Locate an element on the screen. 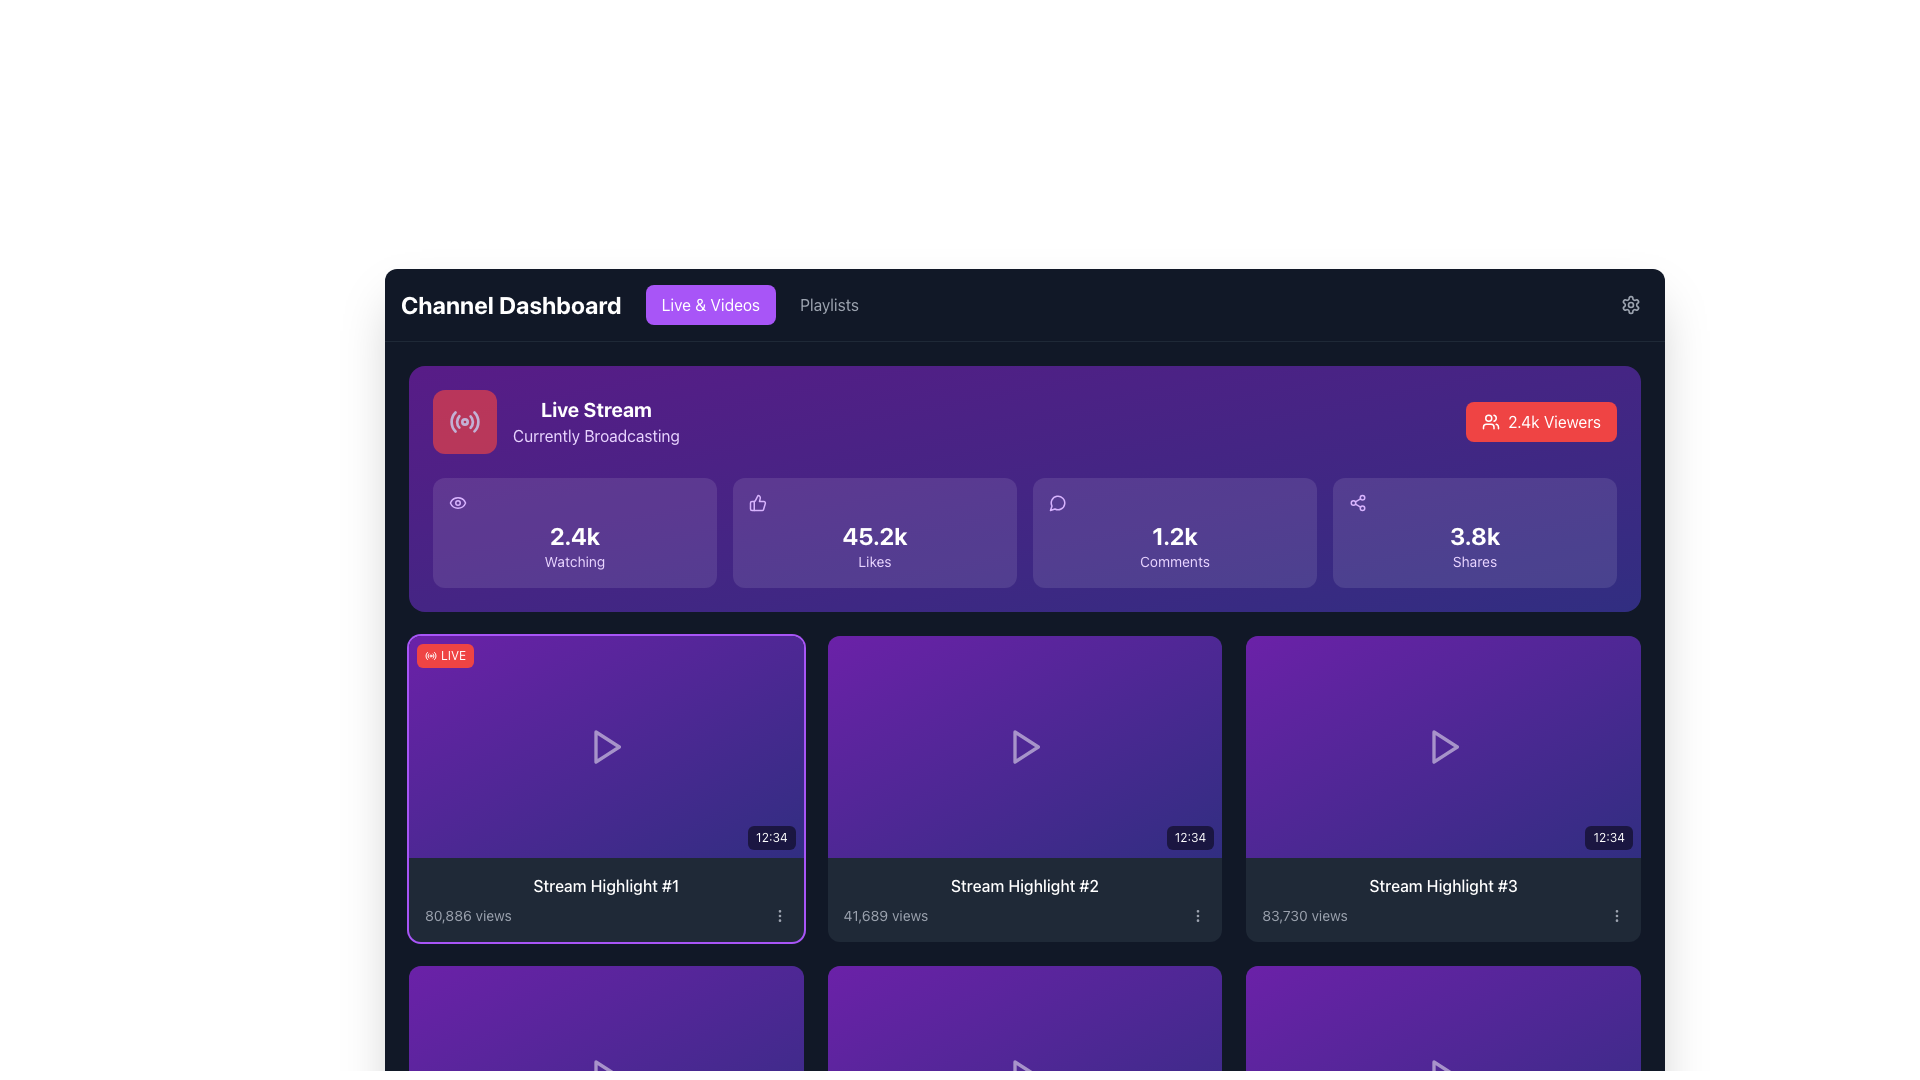  the Text Label that serves as the title for a video highlight, located at the bottom of the second card in a grid layout is located at coordinates (1024, 885).